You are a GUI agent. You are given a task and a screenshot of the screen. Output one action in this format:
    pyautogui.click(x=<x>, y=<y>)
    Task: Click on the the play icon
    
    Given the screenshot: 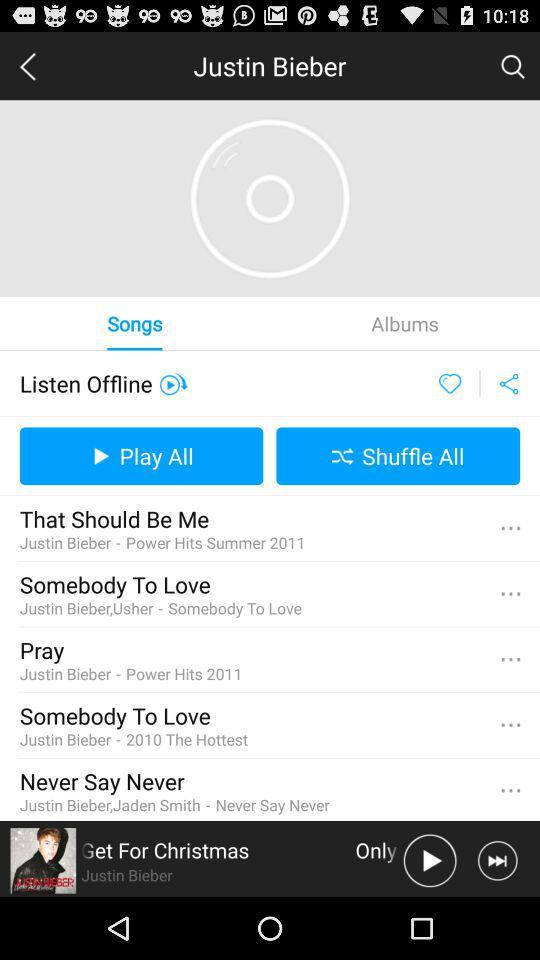 What is the action you would take?
    pyautogui.click(x=429, y=921)
    